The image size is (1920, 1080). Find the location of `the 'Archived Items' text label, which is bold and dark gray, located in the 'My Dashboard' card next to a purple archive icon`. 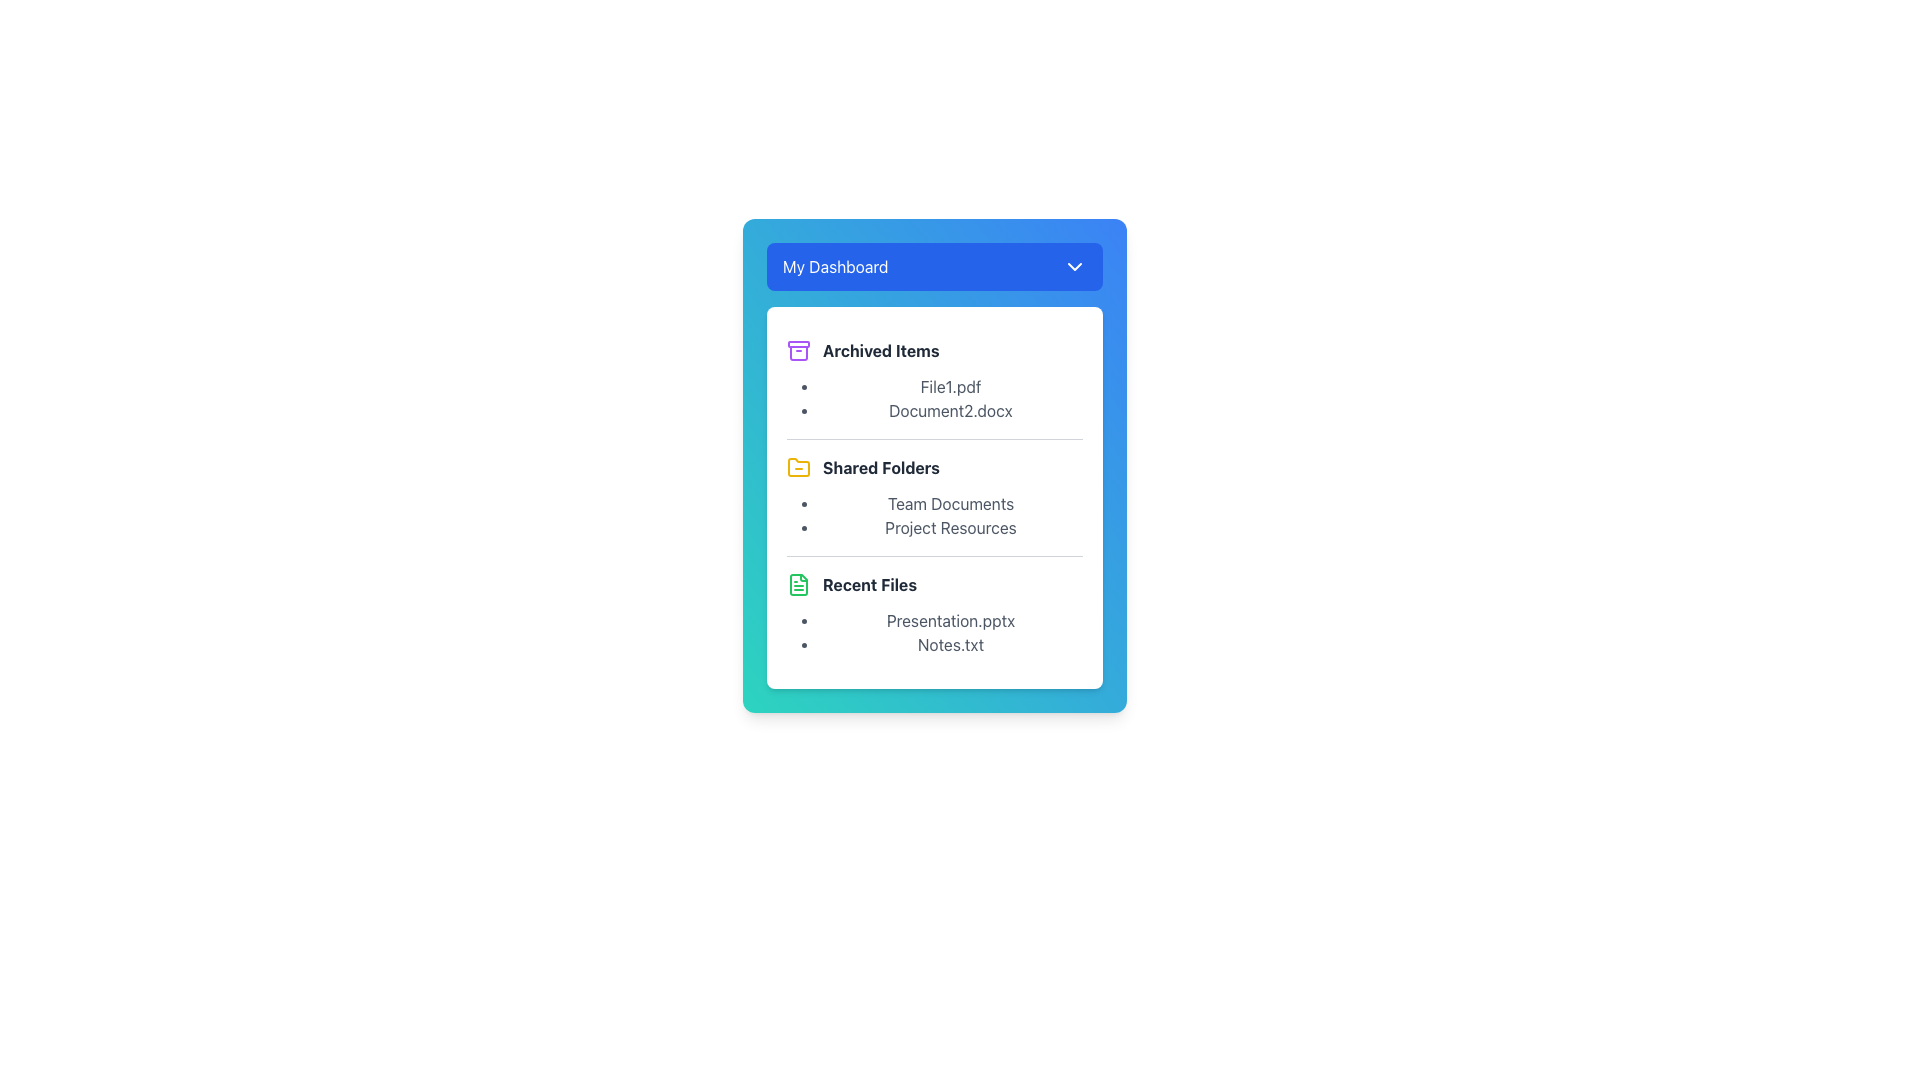

the 'Archived Items' text label, which is bold and dark gray, located in the 'My Dashboard' card next to a purple archive icon is located at coordinates (880, 350).